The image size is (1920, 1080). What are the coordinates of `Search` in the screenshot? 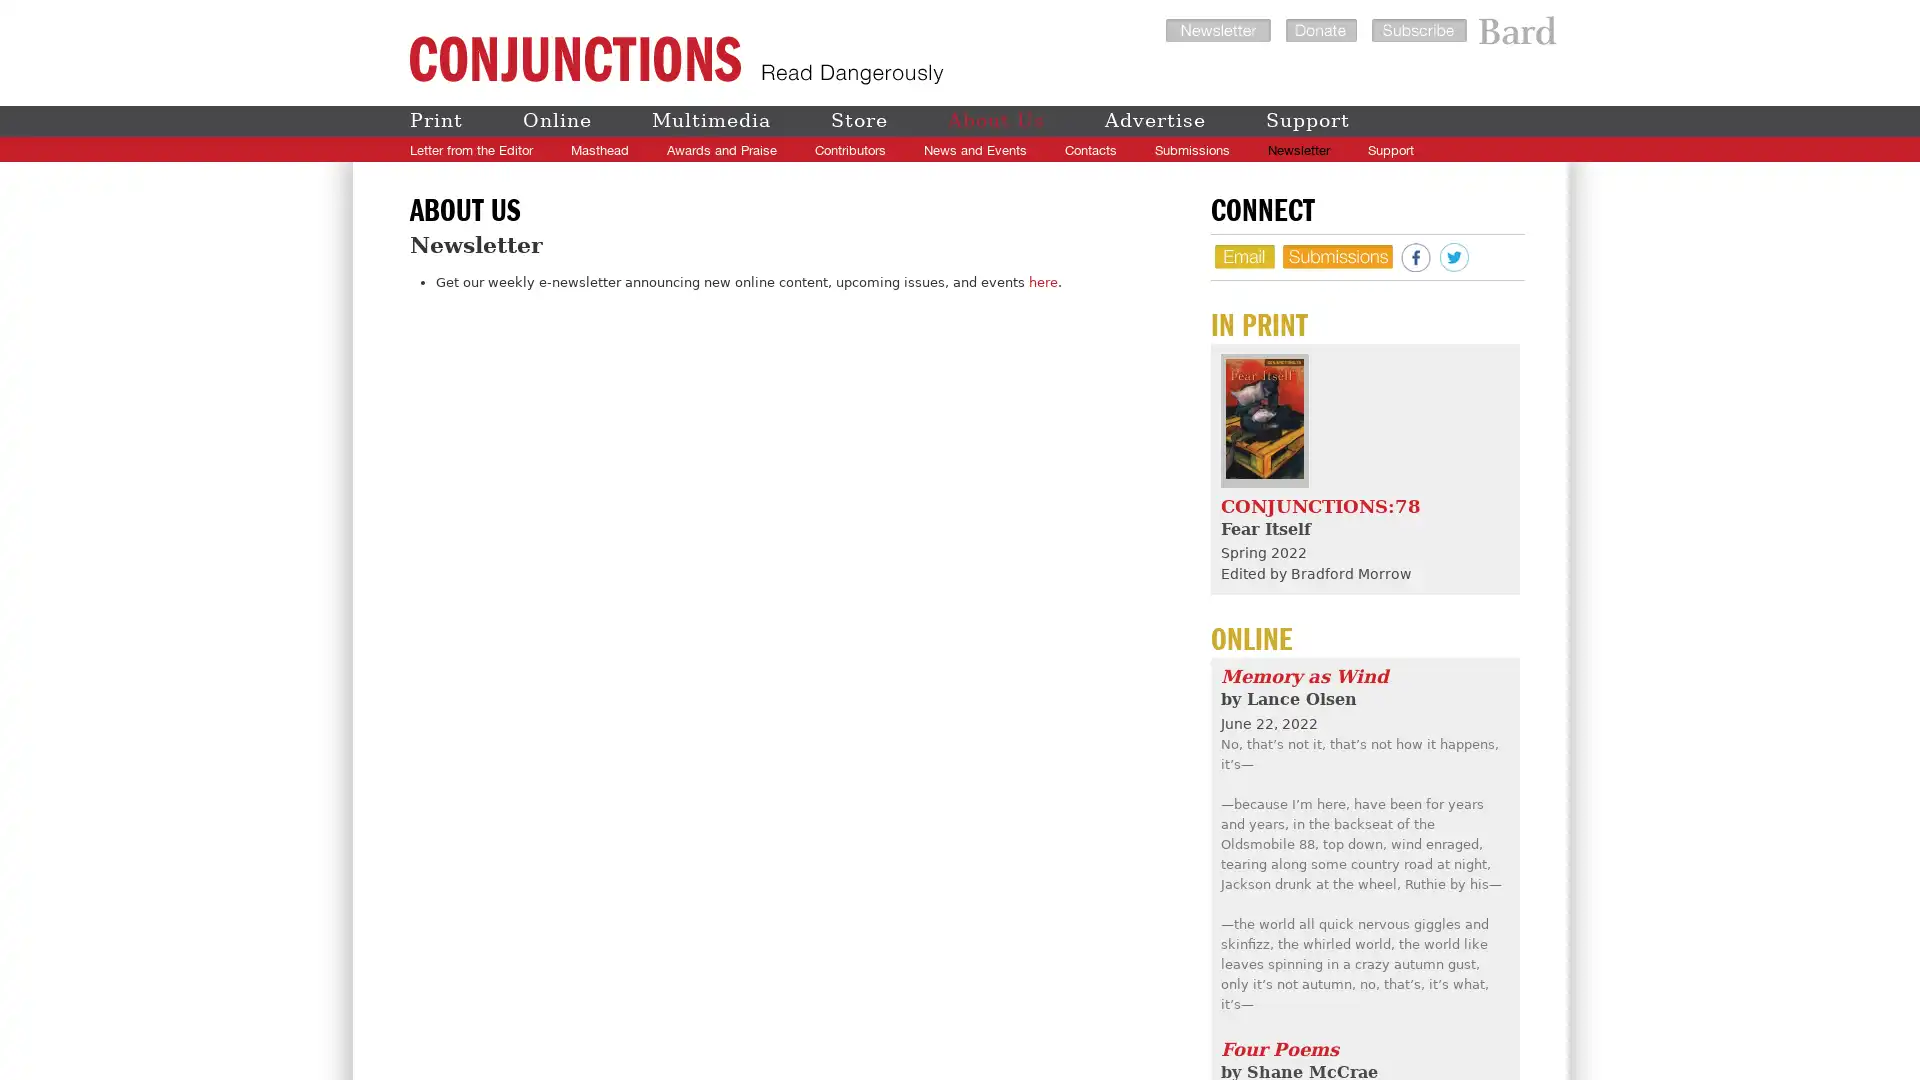 It's located at (1503, 149).